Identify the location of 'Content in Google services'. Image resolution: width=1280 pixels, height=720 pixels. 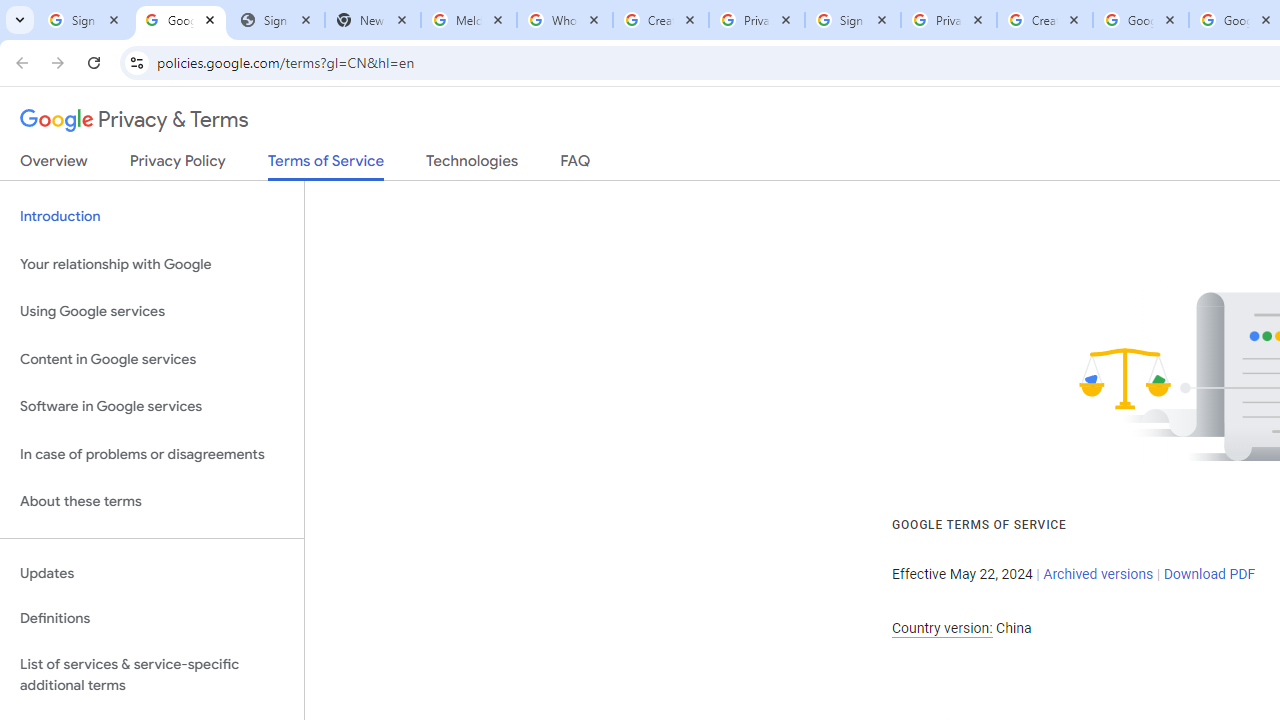
(151, 358).